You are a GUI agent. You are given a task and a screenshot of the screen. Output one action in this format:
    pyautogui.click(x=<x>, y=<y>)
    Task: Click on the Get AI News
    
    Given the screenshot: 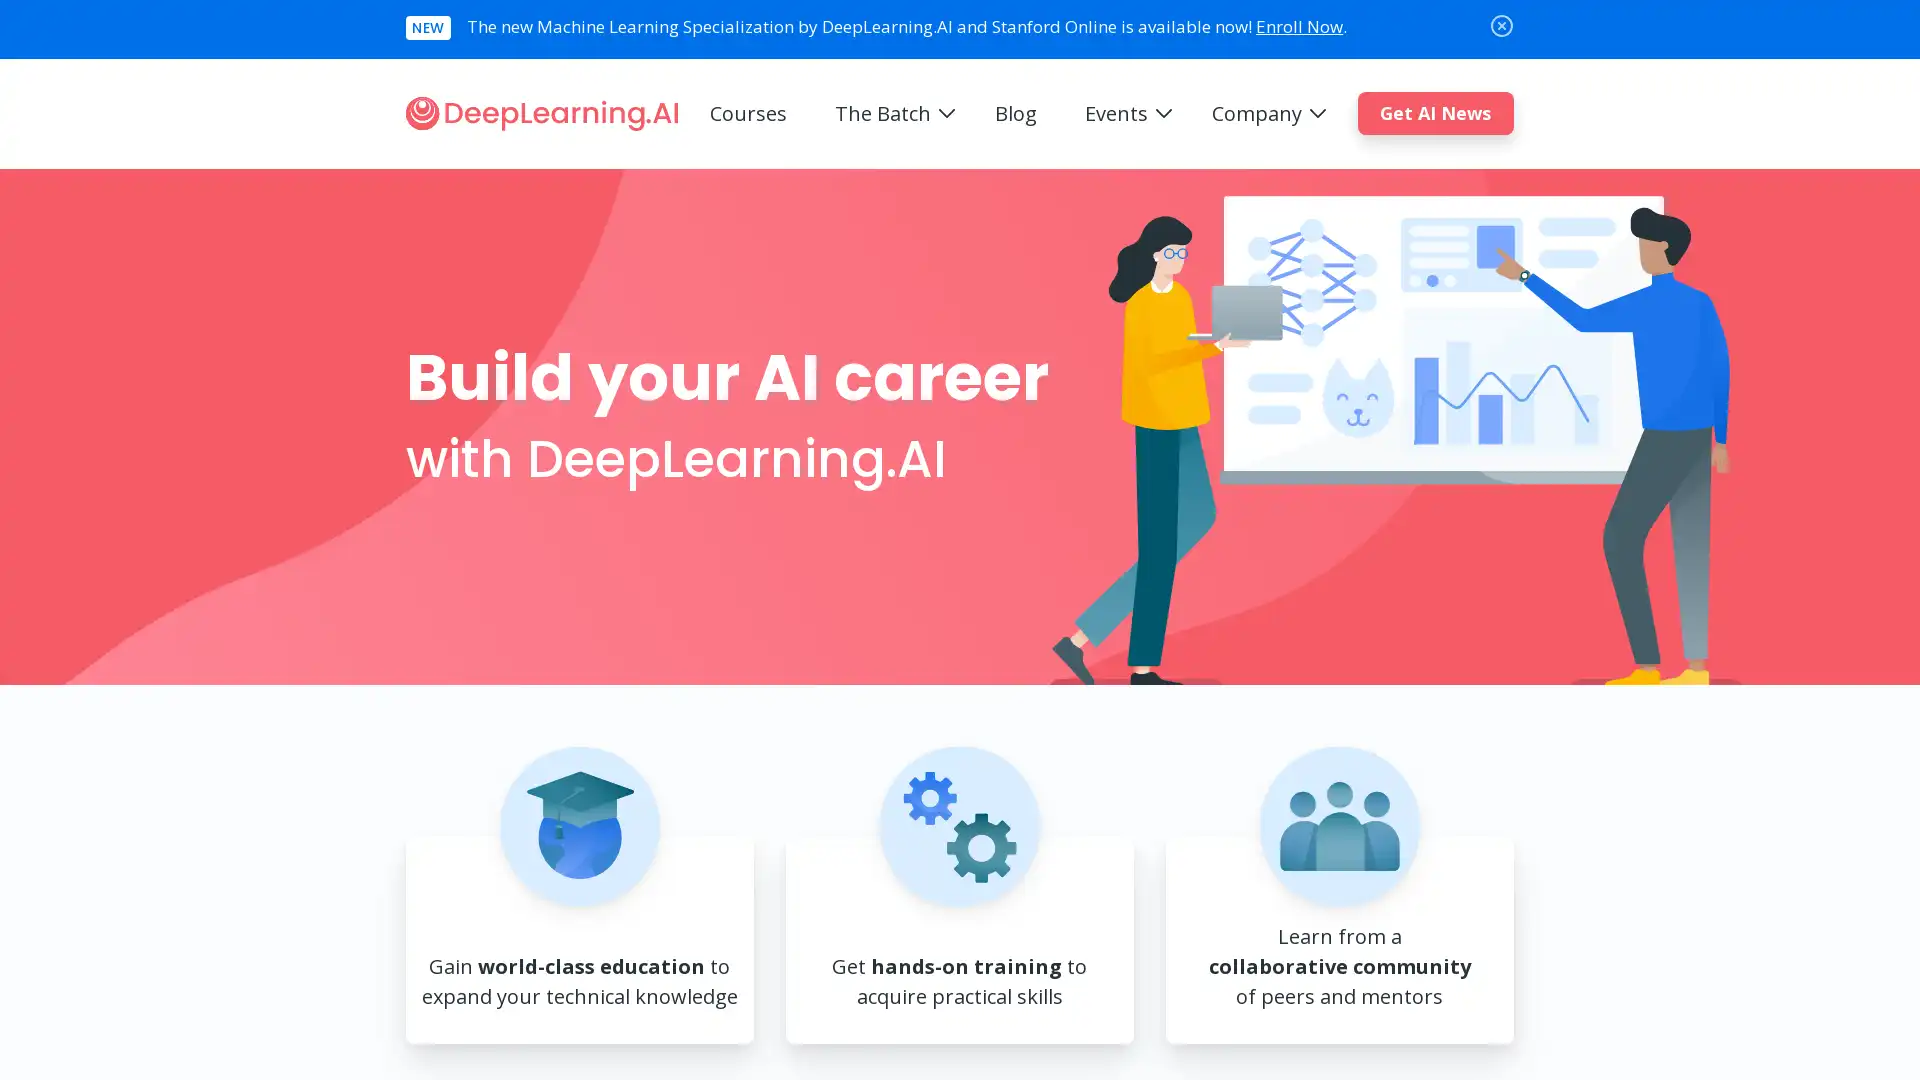 What is the action you would take?
    pyautogui.click(x=1434, y=112)
    